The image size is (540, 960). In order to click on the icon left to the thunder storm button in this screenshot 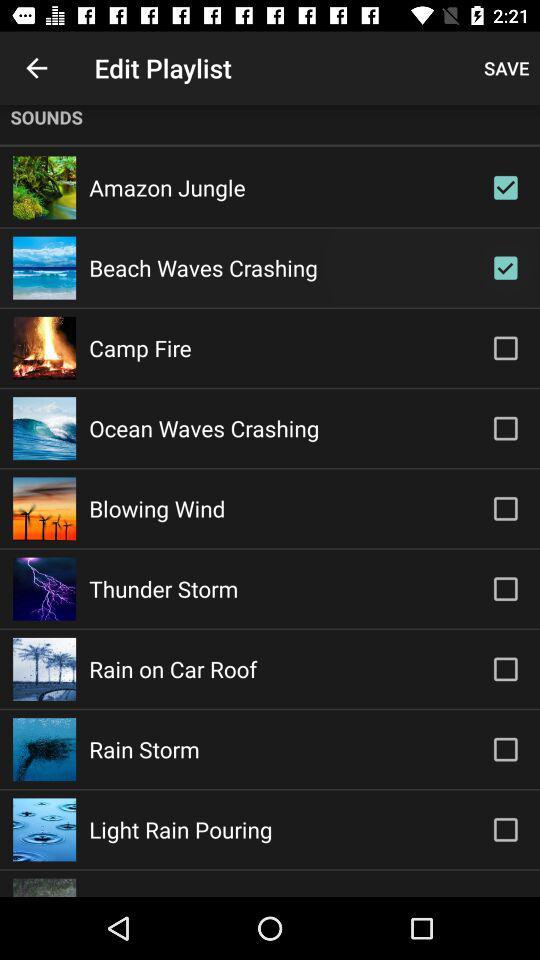, I will do `click(44, 589)`.